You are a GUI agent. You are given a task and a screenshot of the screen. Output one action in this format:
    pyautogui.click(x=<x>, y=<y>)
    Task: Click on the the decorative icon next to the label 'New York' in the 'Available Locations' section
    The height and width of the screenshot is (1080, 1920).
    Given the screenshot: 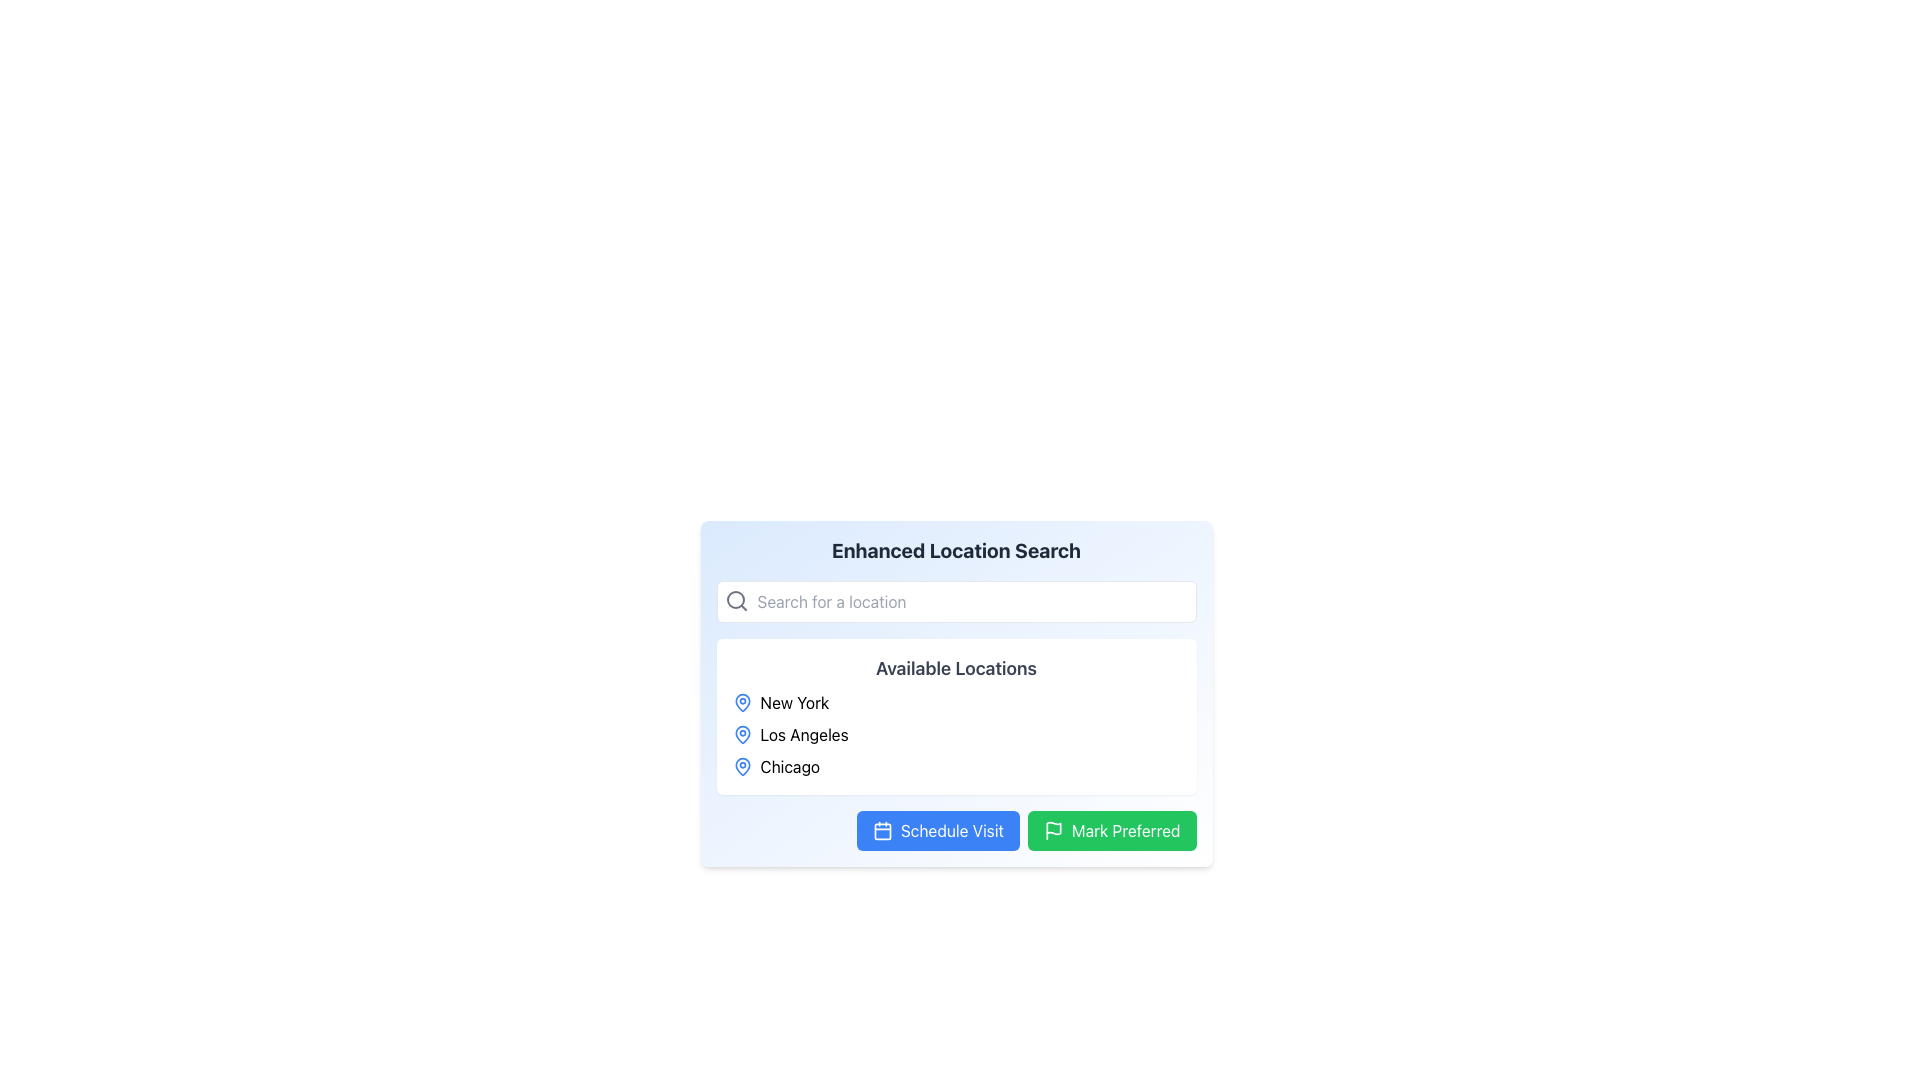 What is the action you would take?
    pyautogui.click(x=741, y=701)
    